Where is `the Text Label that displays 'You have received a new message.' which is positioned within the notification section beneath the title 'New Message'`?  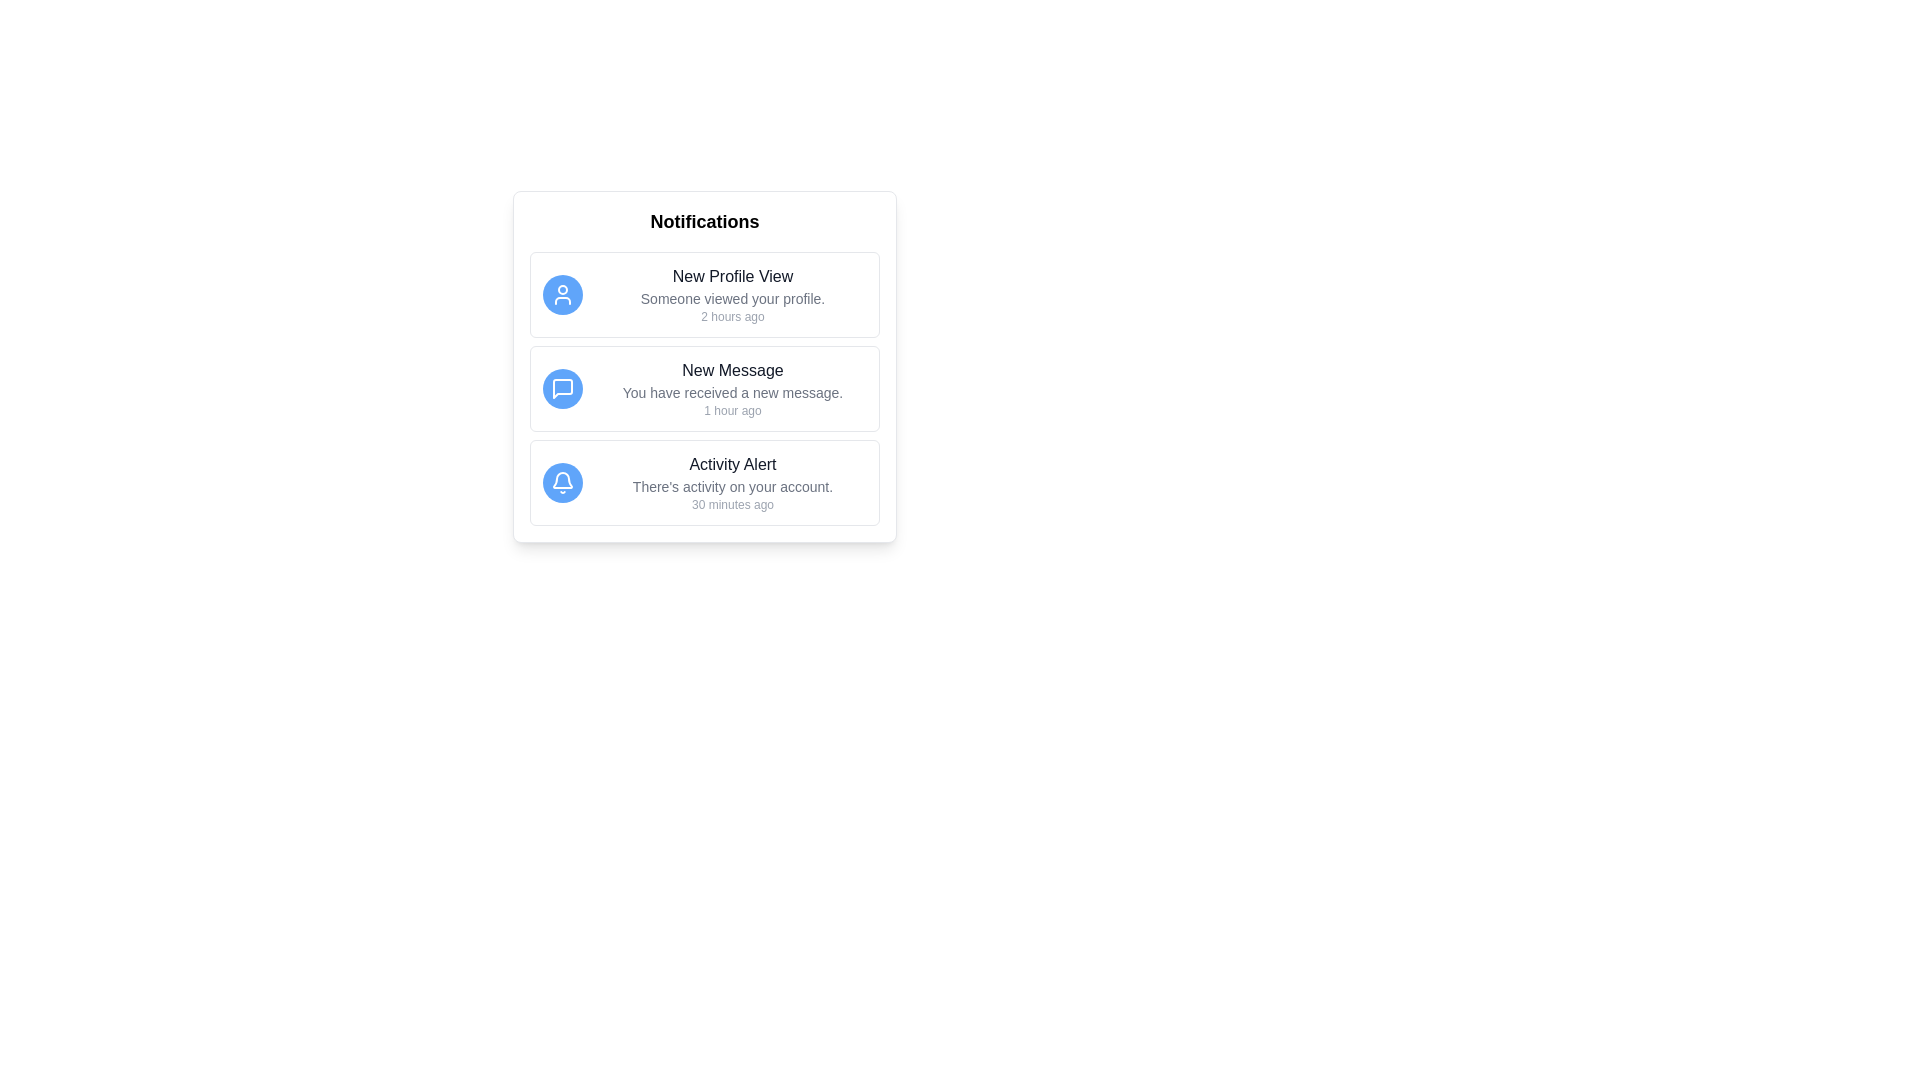 the Text Label that displays 'You have received a new message.' which is positioned within the notification section beneath the title 'New Message' is located at coordinates (732, 393).